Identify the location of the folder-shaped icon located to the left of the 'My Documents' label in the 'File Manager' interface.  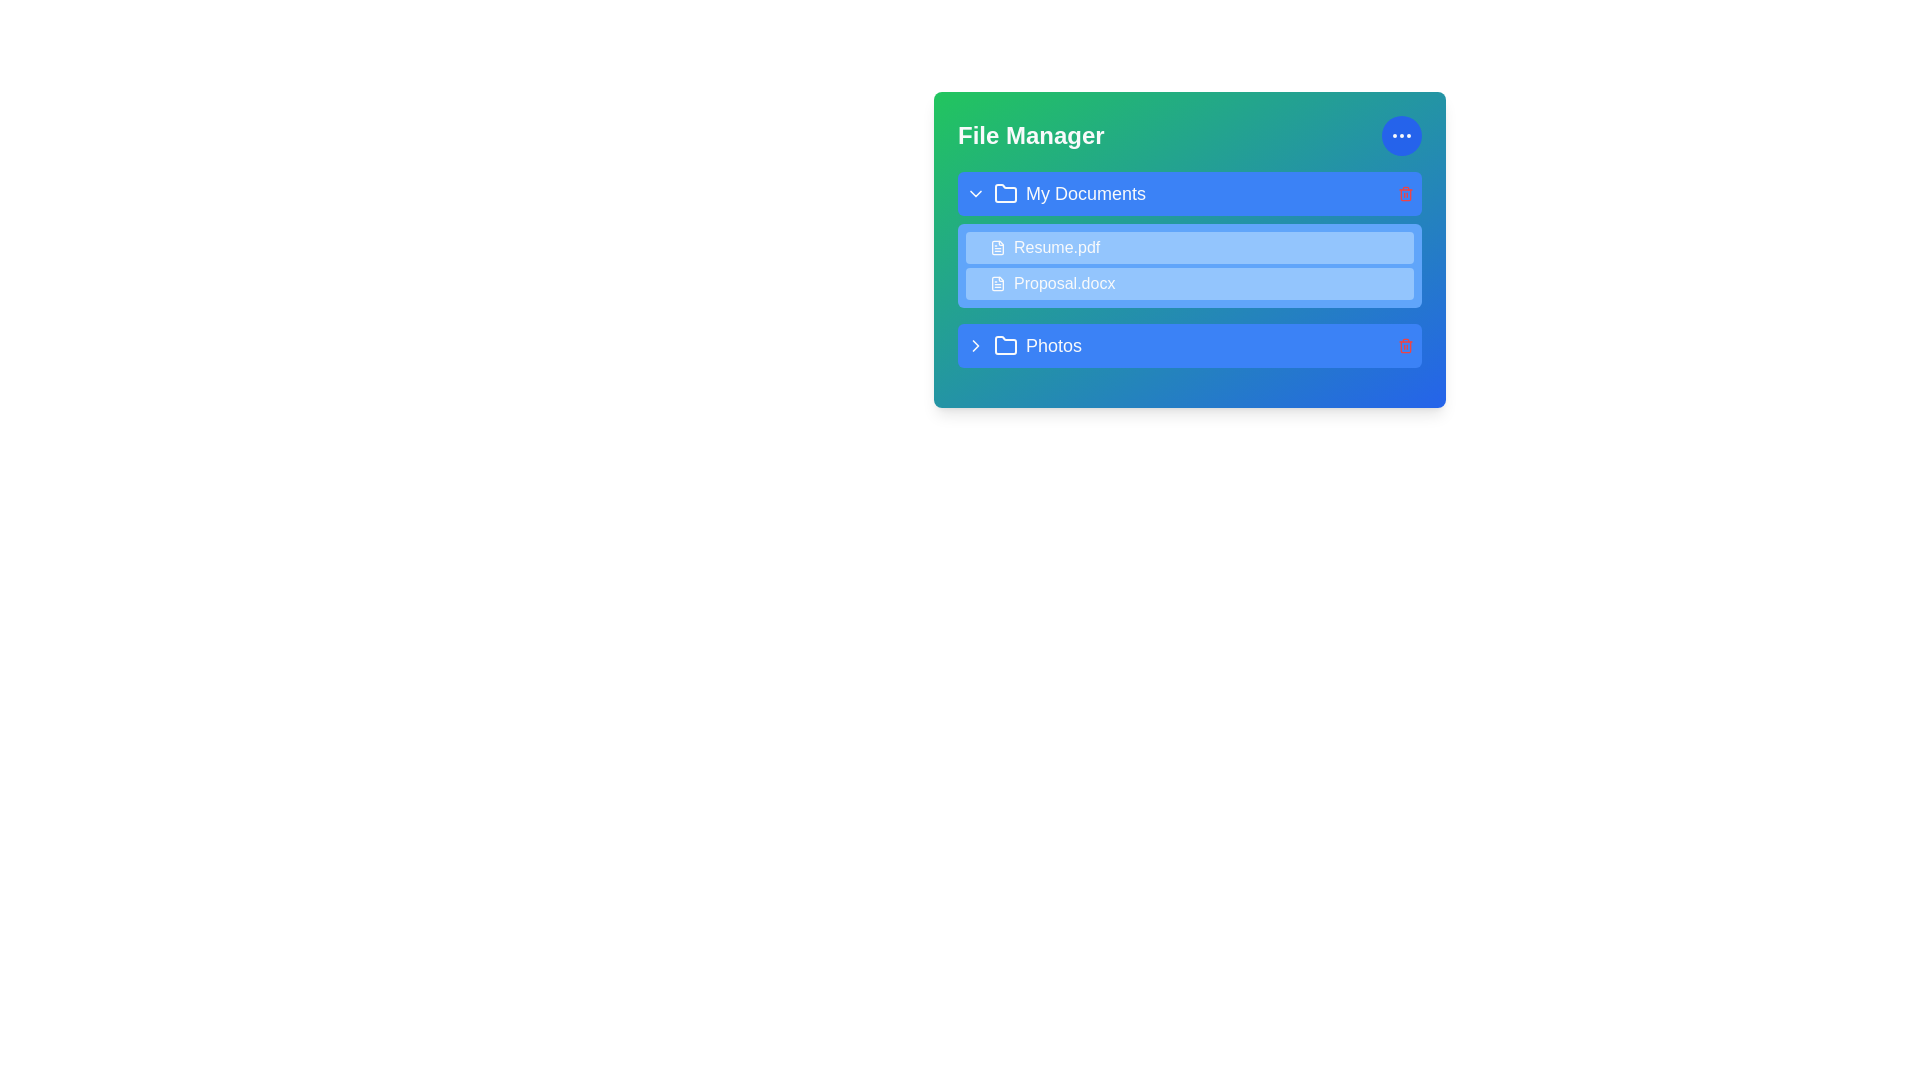
(1006, 193).